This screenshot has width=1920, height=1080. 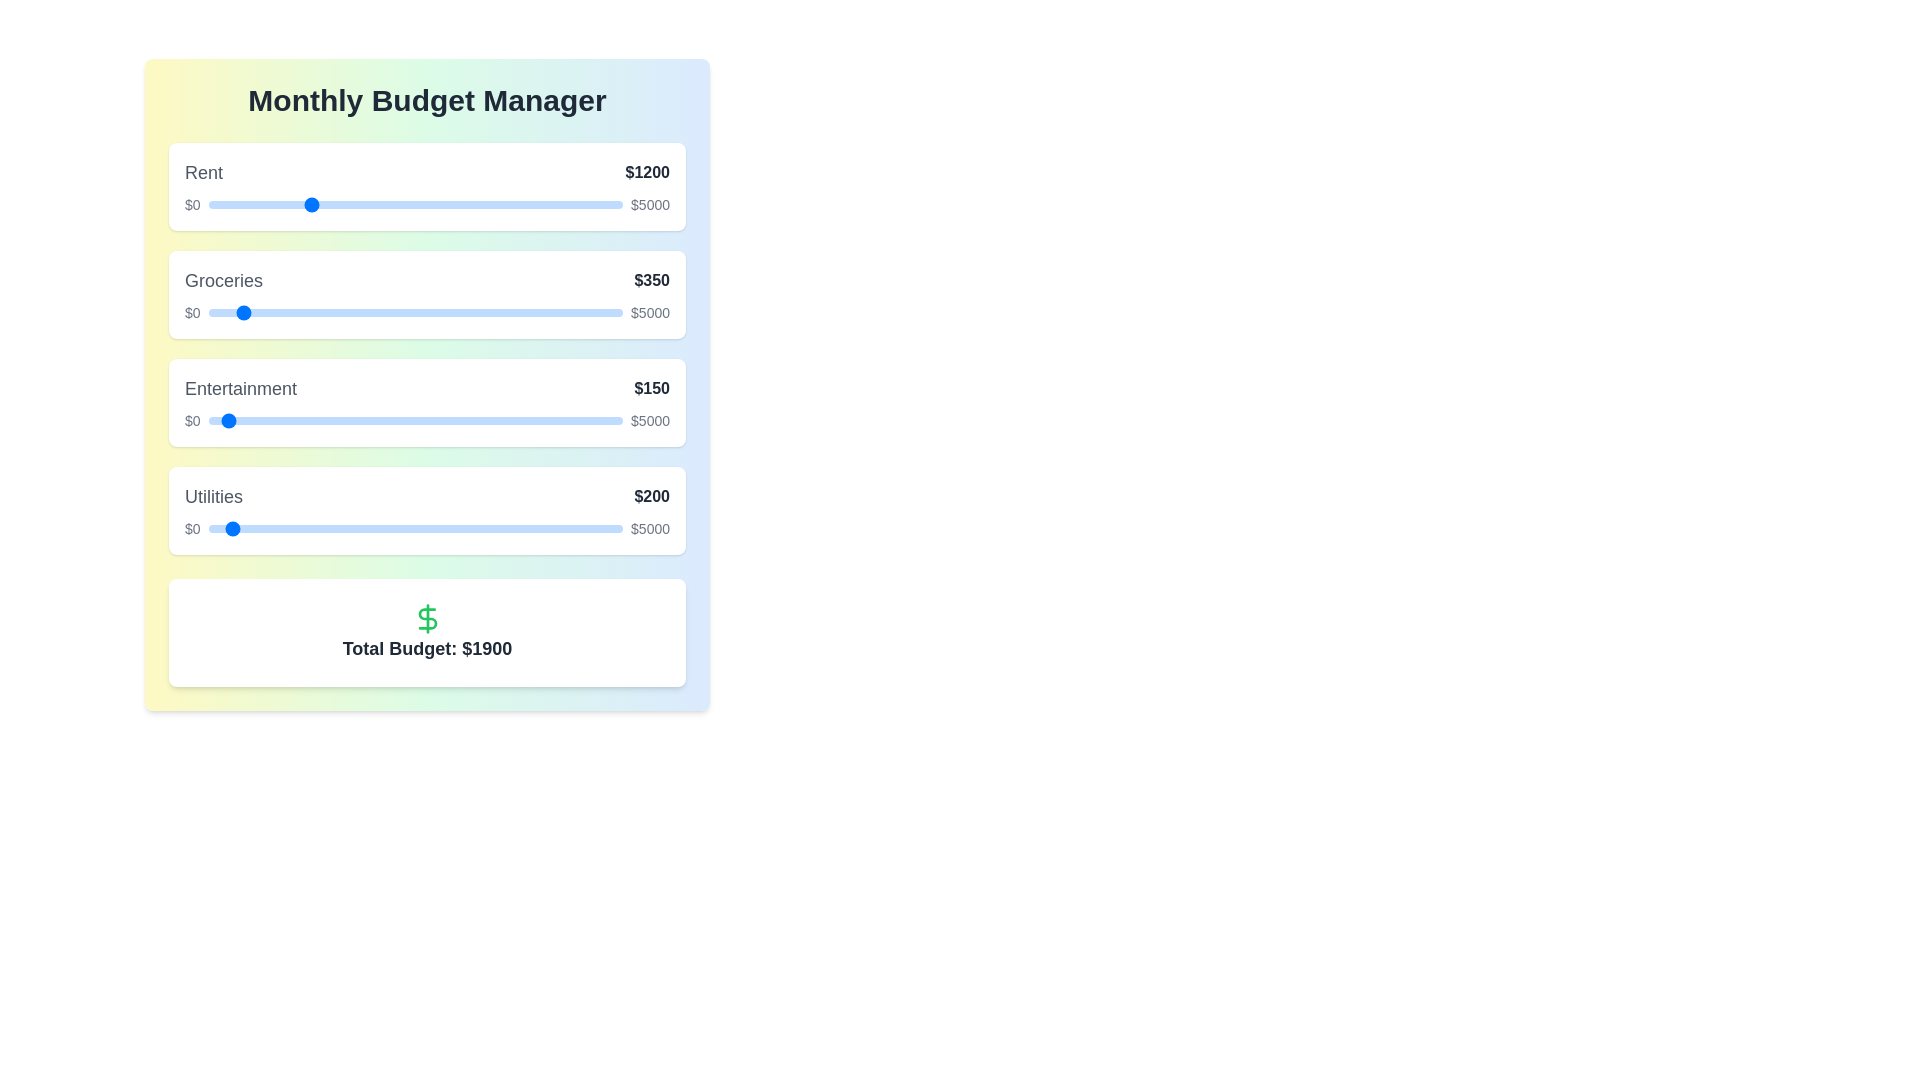 I want to click on the utilities budget, so click(x=609, y=527).